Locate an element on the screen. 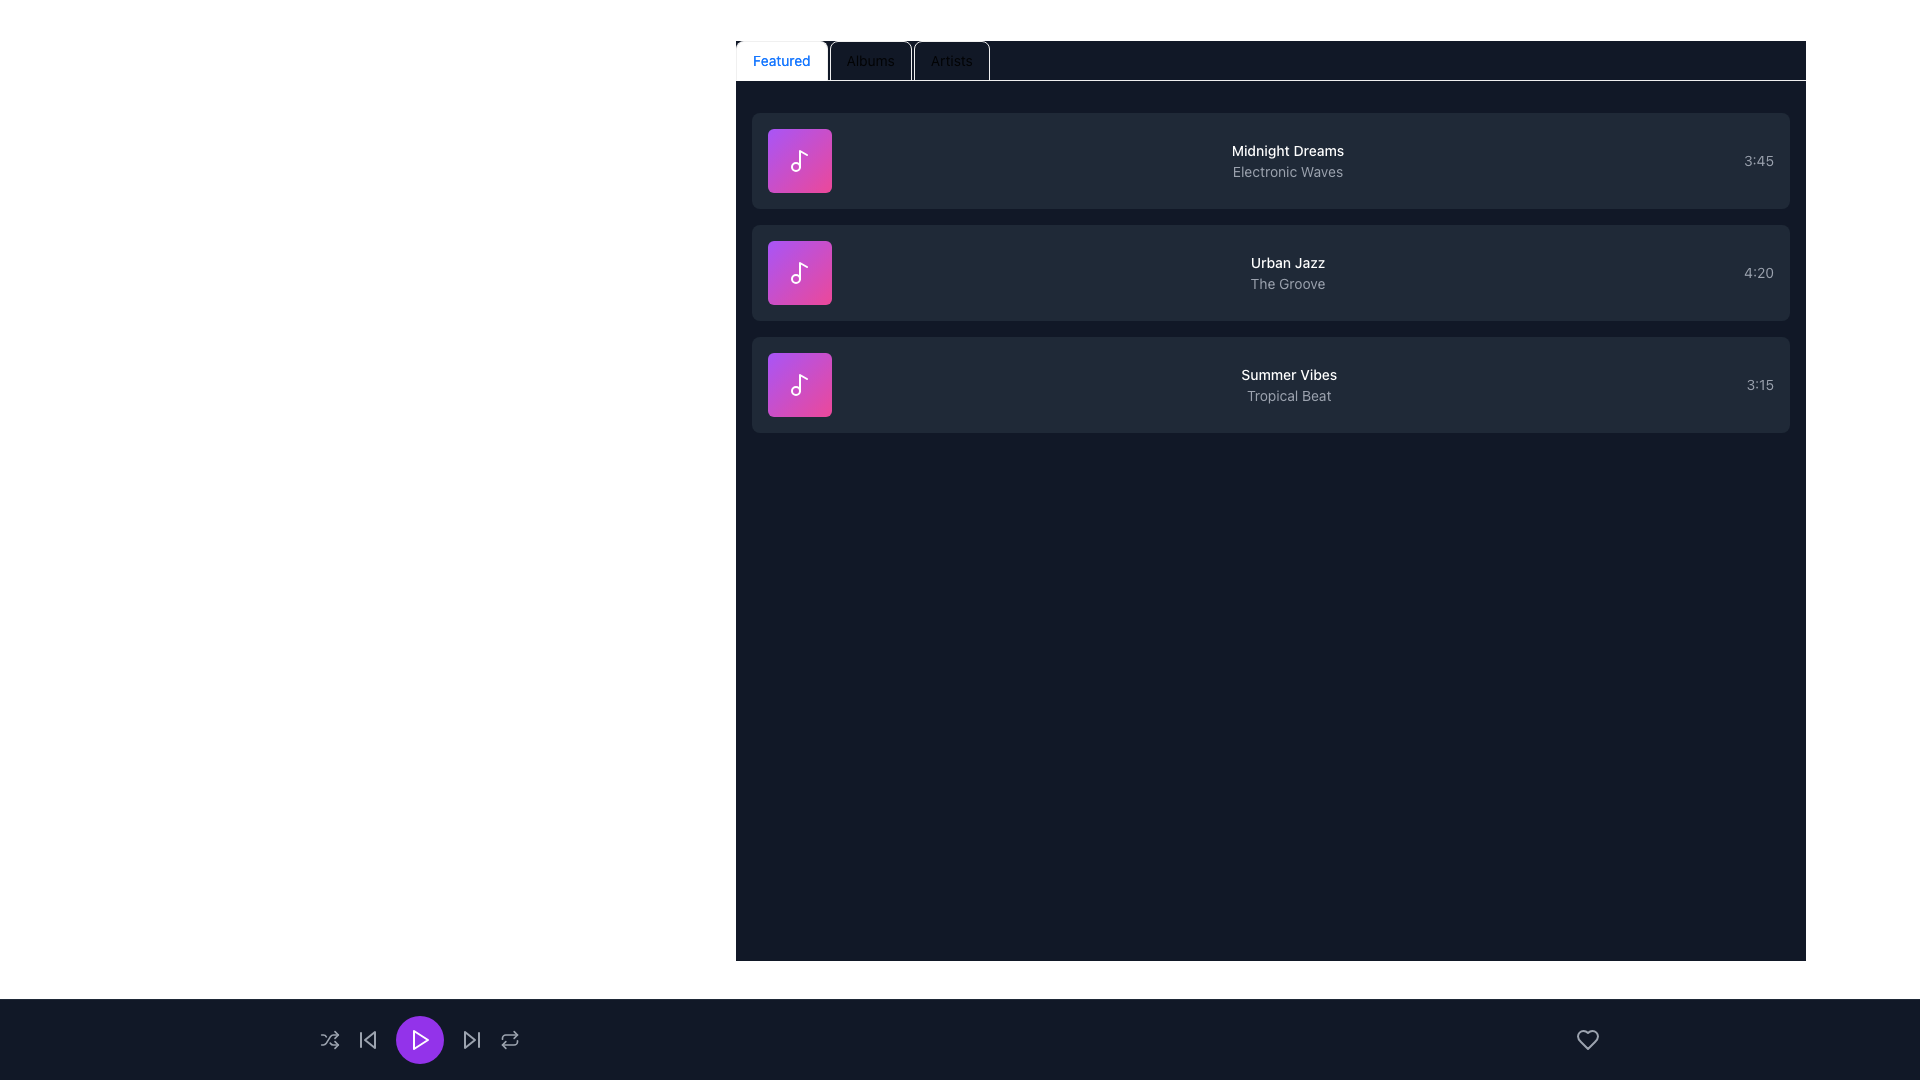 The width and height of the screenshot is (1920, 1080). the text block containing the title and subtitle of the third media item, located to the right of a square icon with a purple-pink gradient is located at coordinates (1289, 385).